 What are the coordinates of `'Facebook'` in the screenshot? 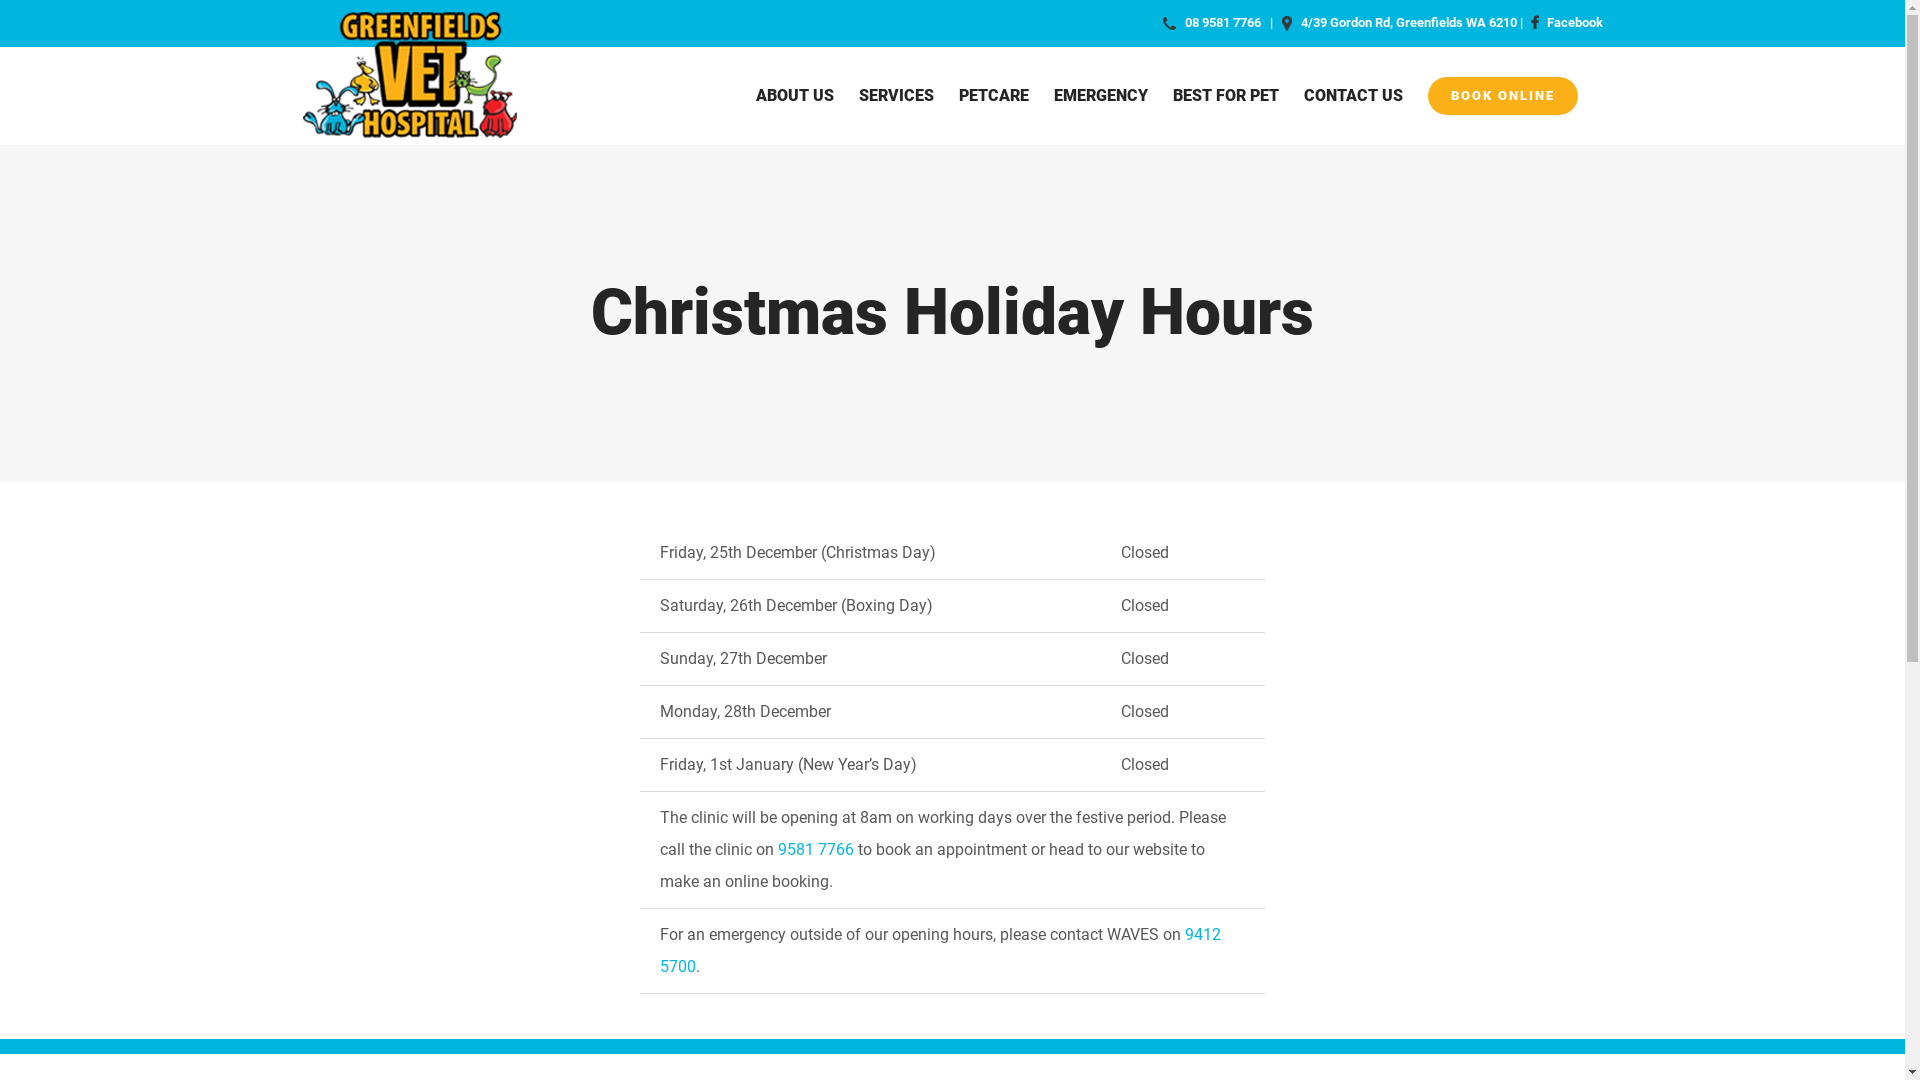 It's located at (1525, 22).